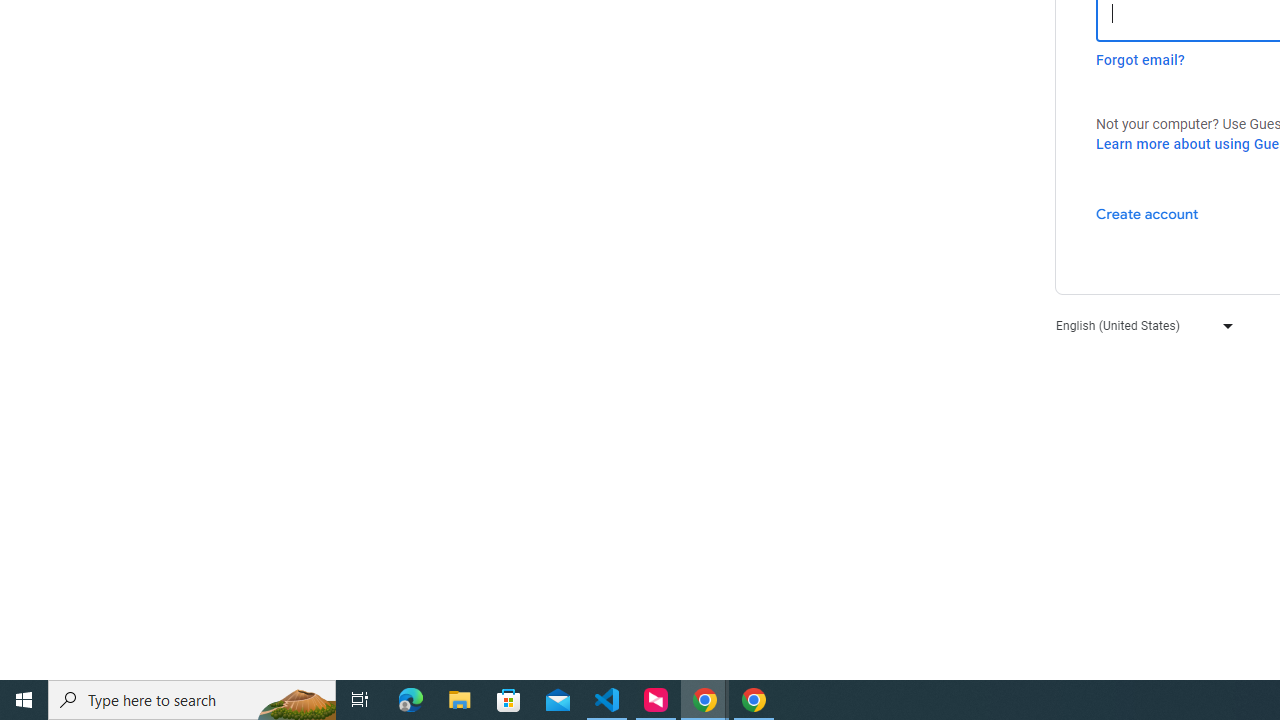 The width and height of the screenshot is (1280, 720). Describe the element at coordinates (1146, 213) in the screenshot. I see `'Create account'` at that location.